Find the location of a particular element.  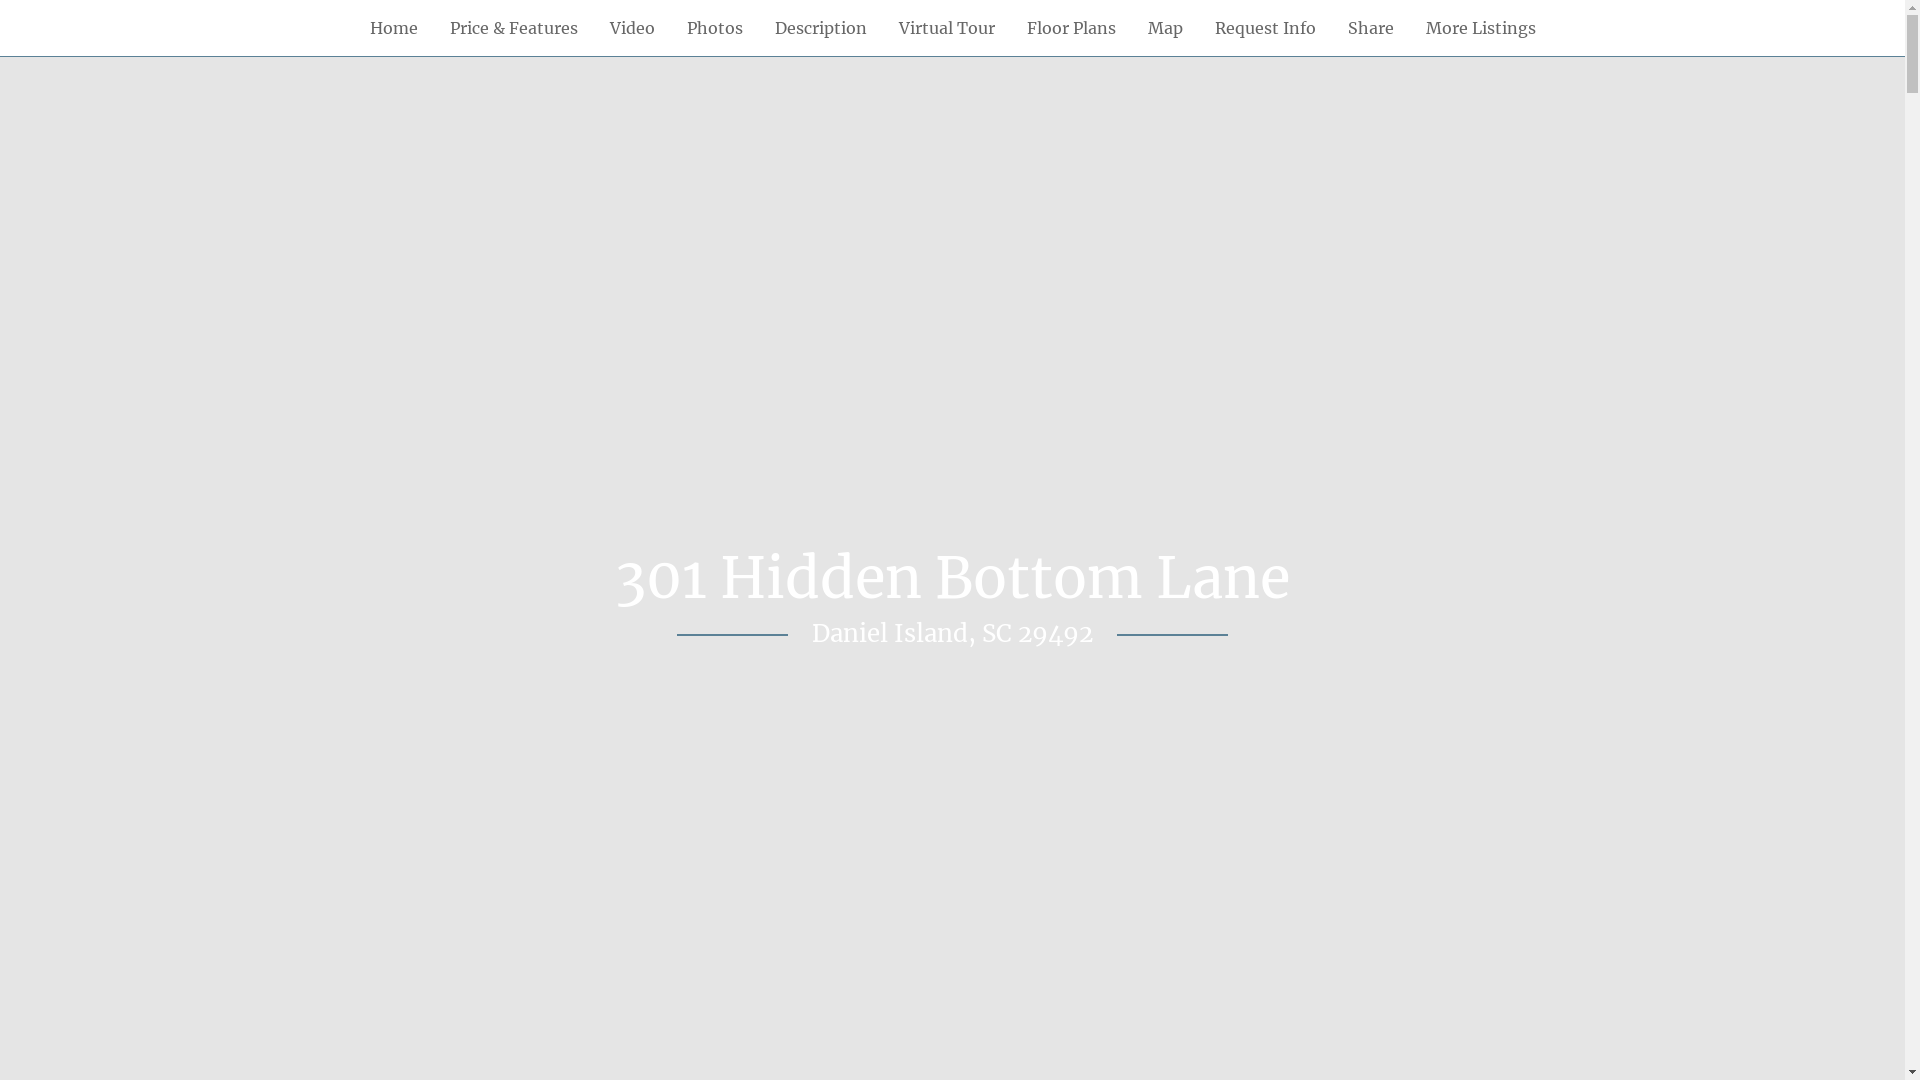

'More Listings' is located at coordinates (1481, 27).